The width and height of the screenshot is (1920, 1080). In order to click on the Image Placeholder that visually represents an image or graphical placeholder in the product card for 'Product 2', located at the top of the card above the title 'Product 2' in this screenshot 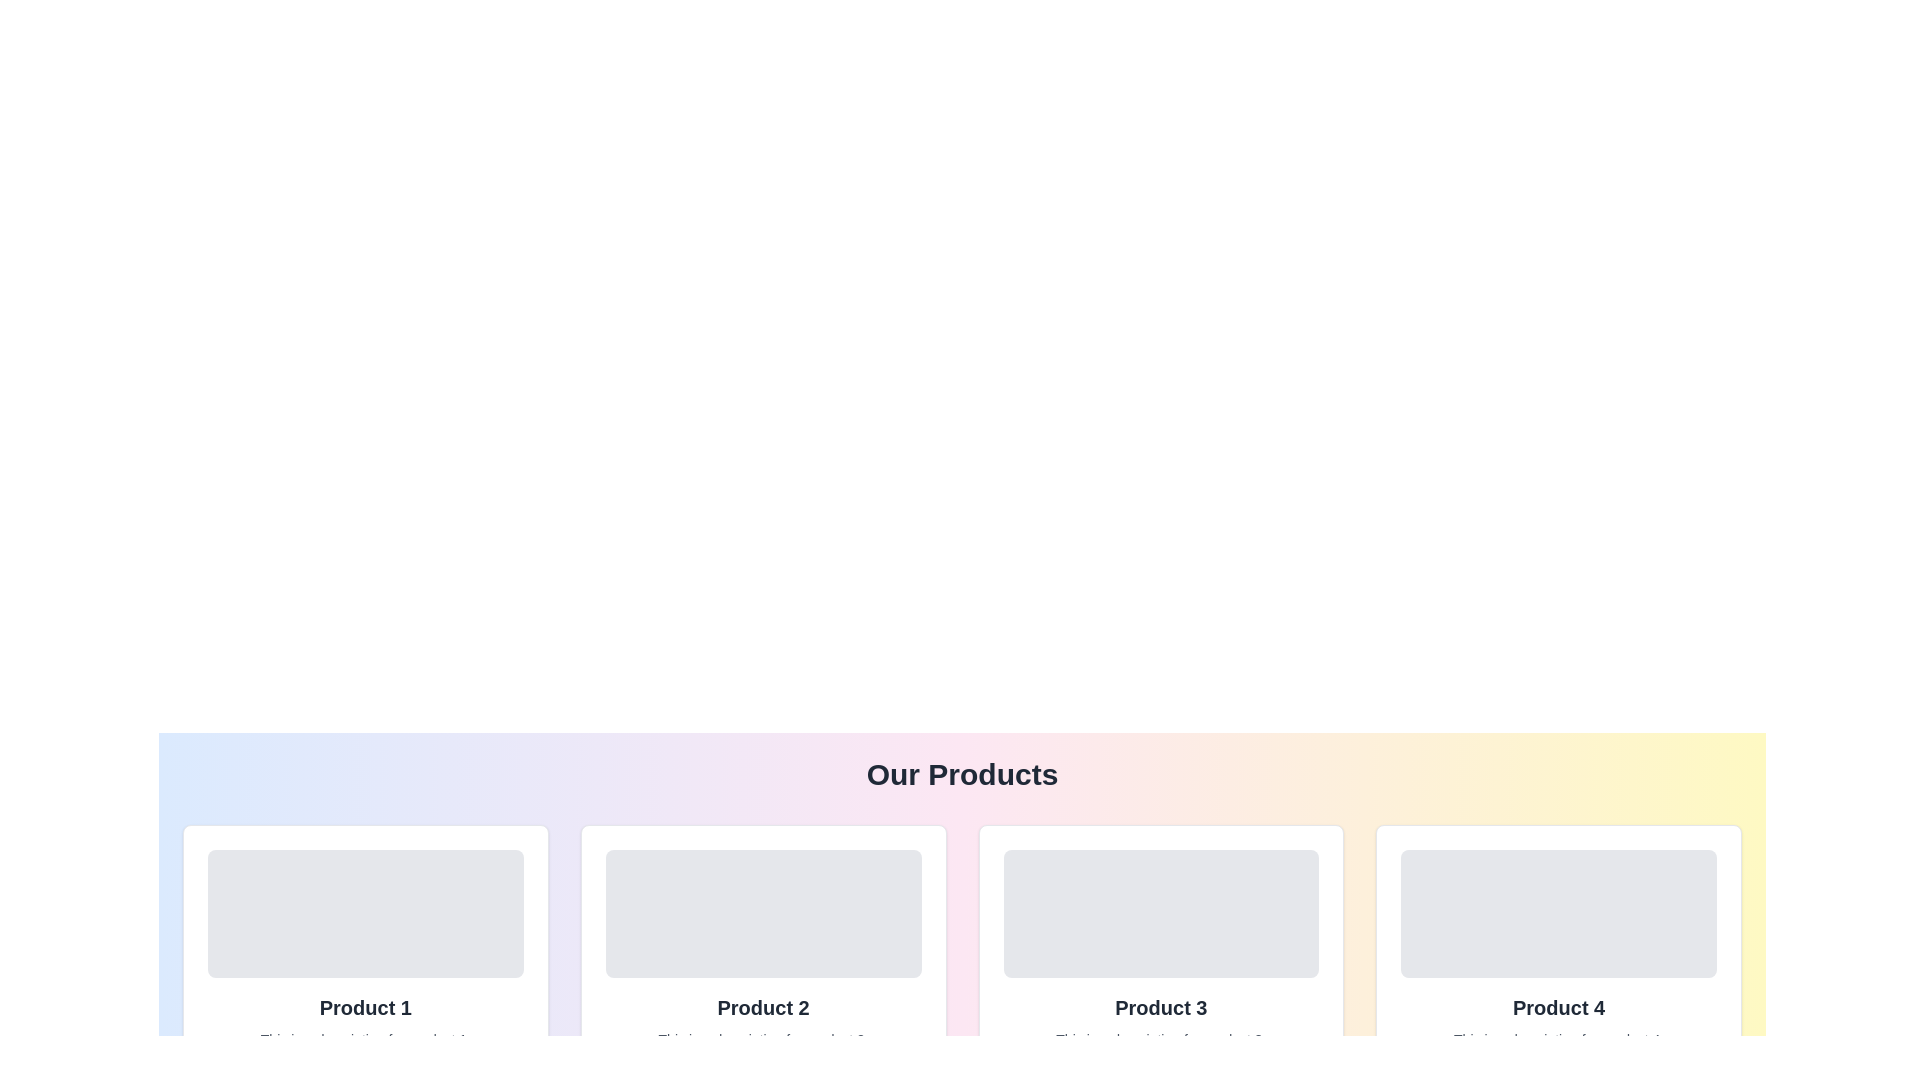, I will do `click(762, 914)`.